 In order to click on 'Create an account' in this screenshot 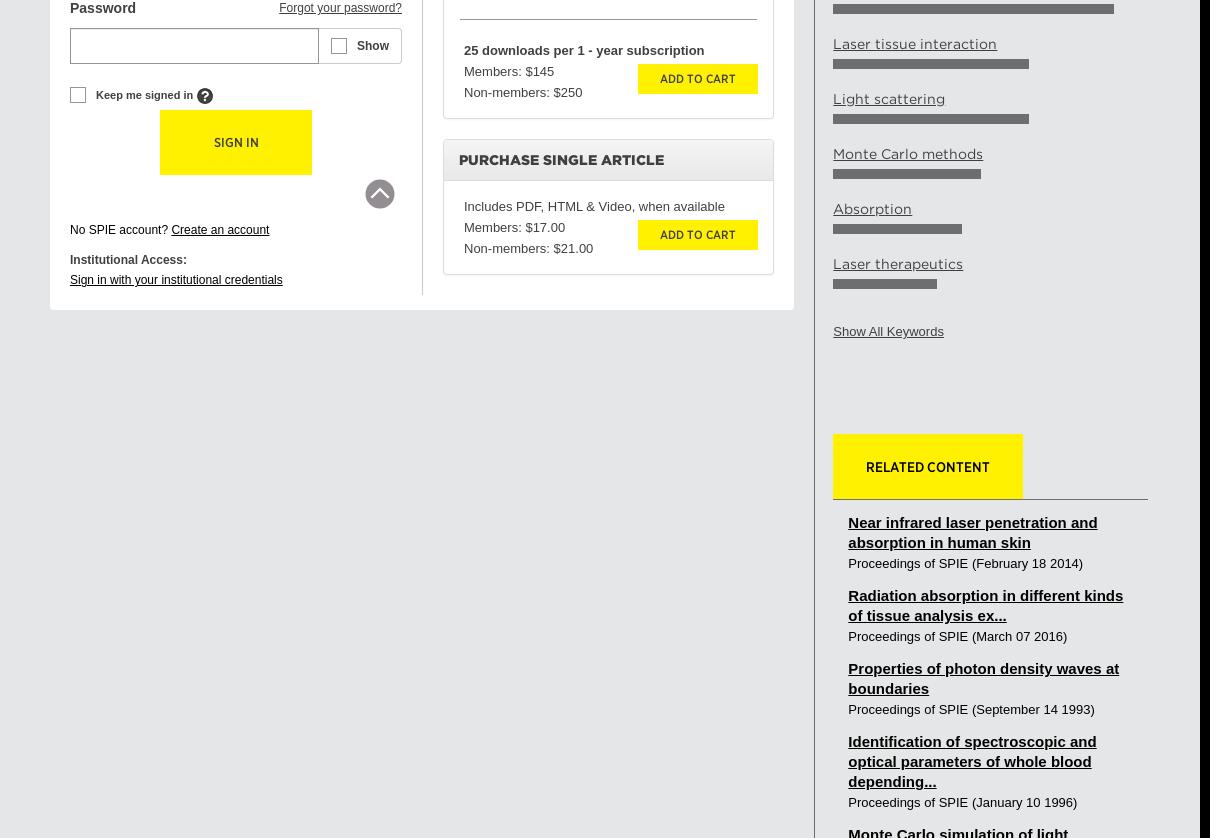, I will do `click(170, 229)`.